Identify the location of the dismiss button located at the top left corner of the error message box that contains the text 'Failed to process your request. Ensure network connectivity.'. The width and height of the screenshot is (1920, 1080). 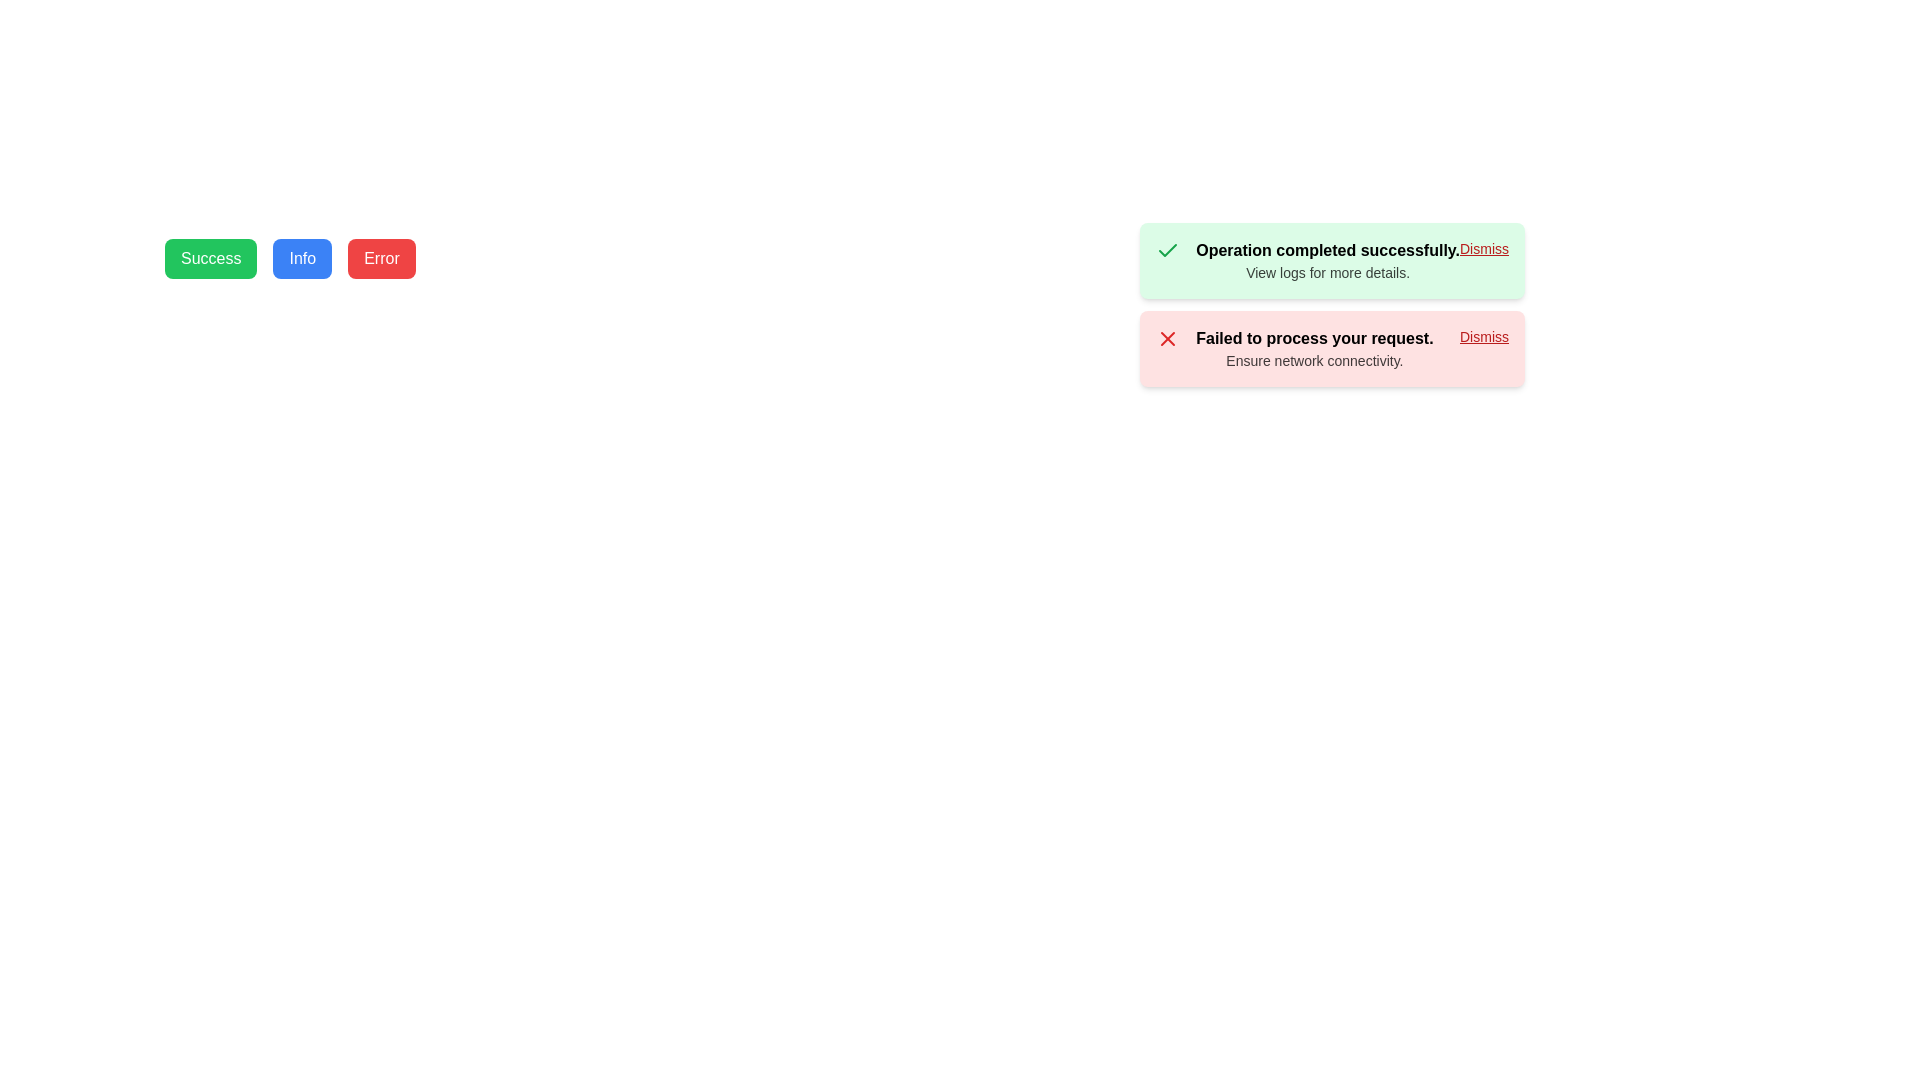
(1168, 338).